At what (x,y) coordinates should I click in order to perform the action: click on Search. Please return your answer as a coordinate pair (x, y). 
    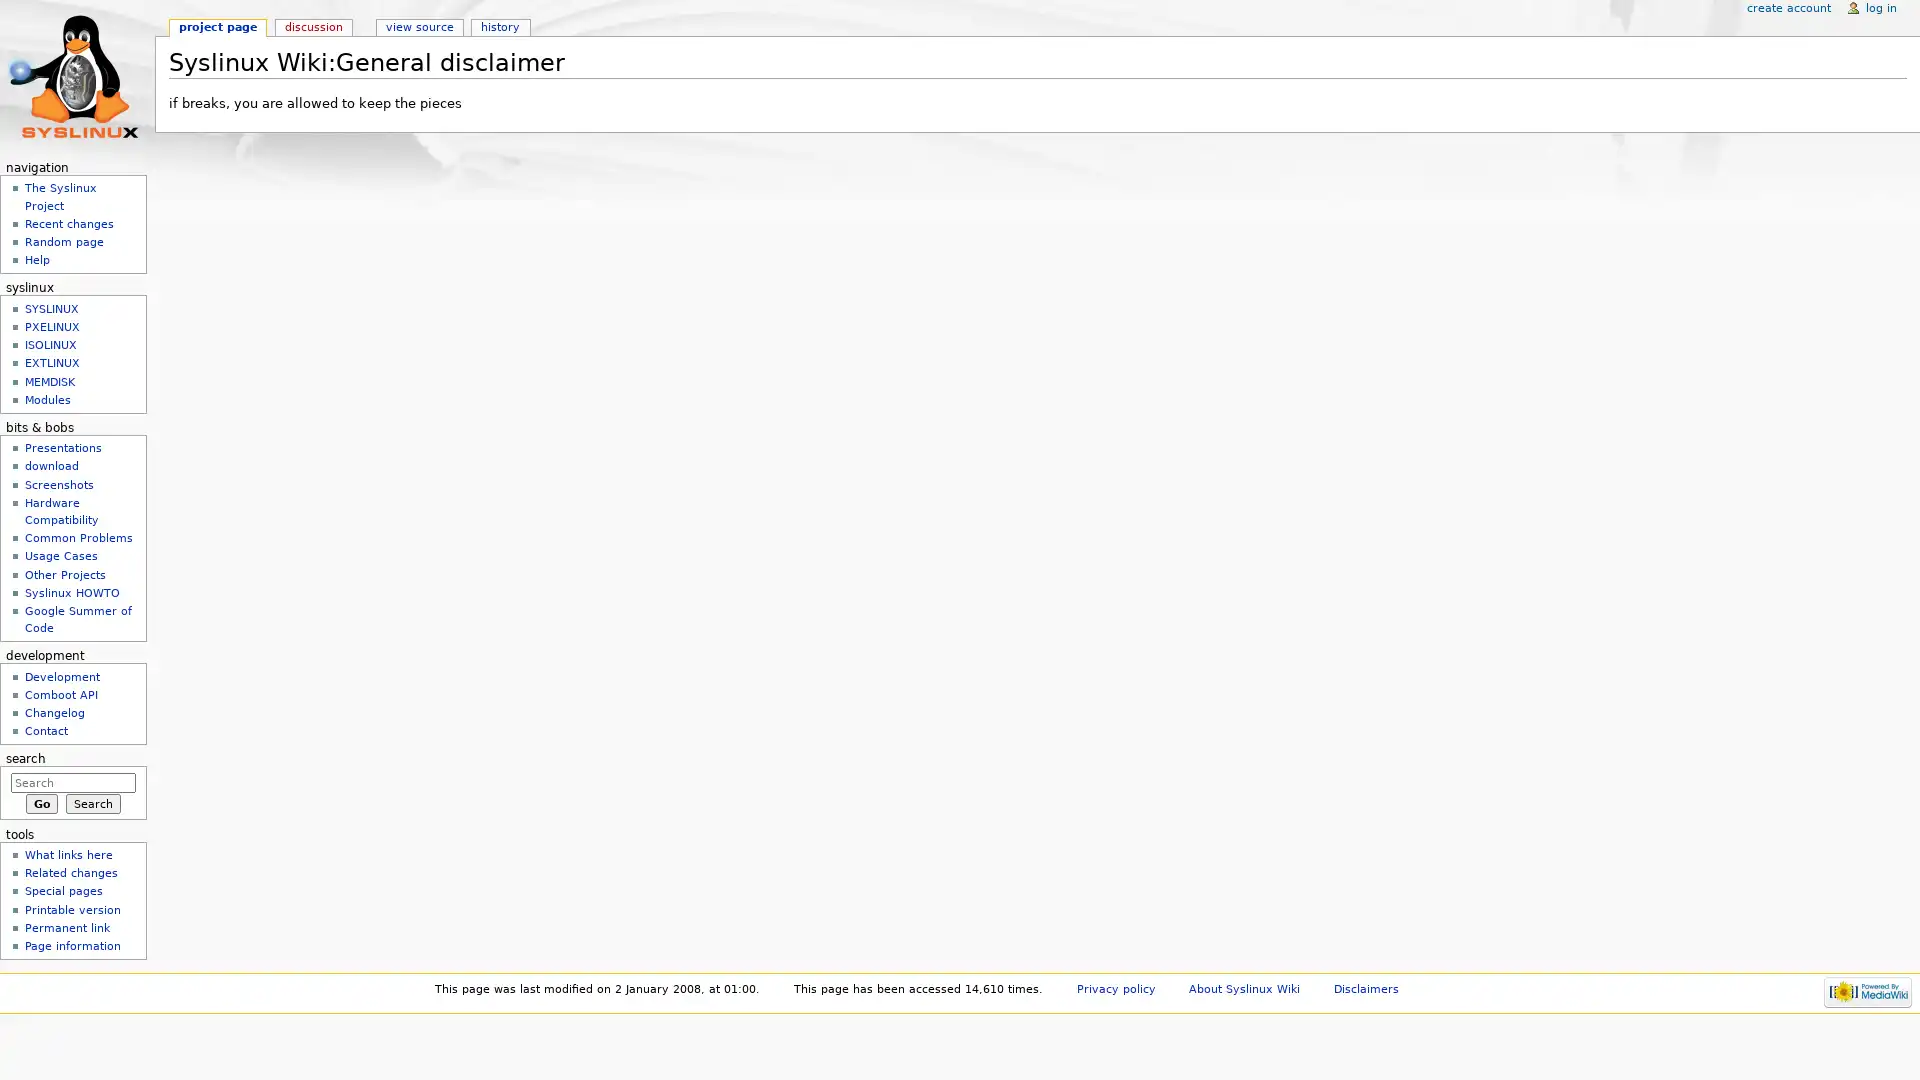
    Looking at the image, I should click on (92, 802).